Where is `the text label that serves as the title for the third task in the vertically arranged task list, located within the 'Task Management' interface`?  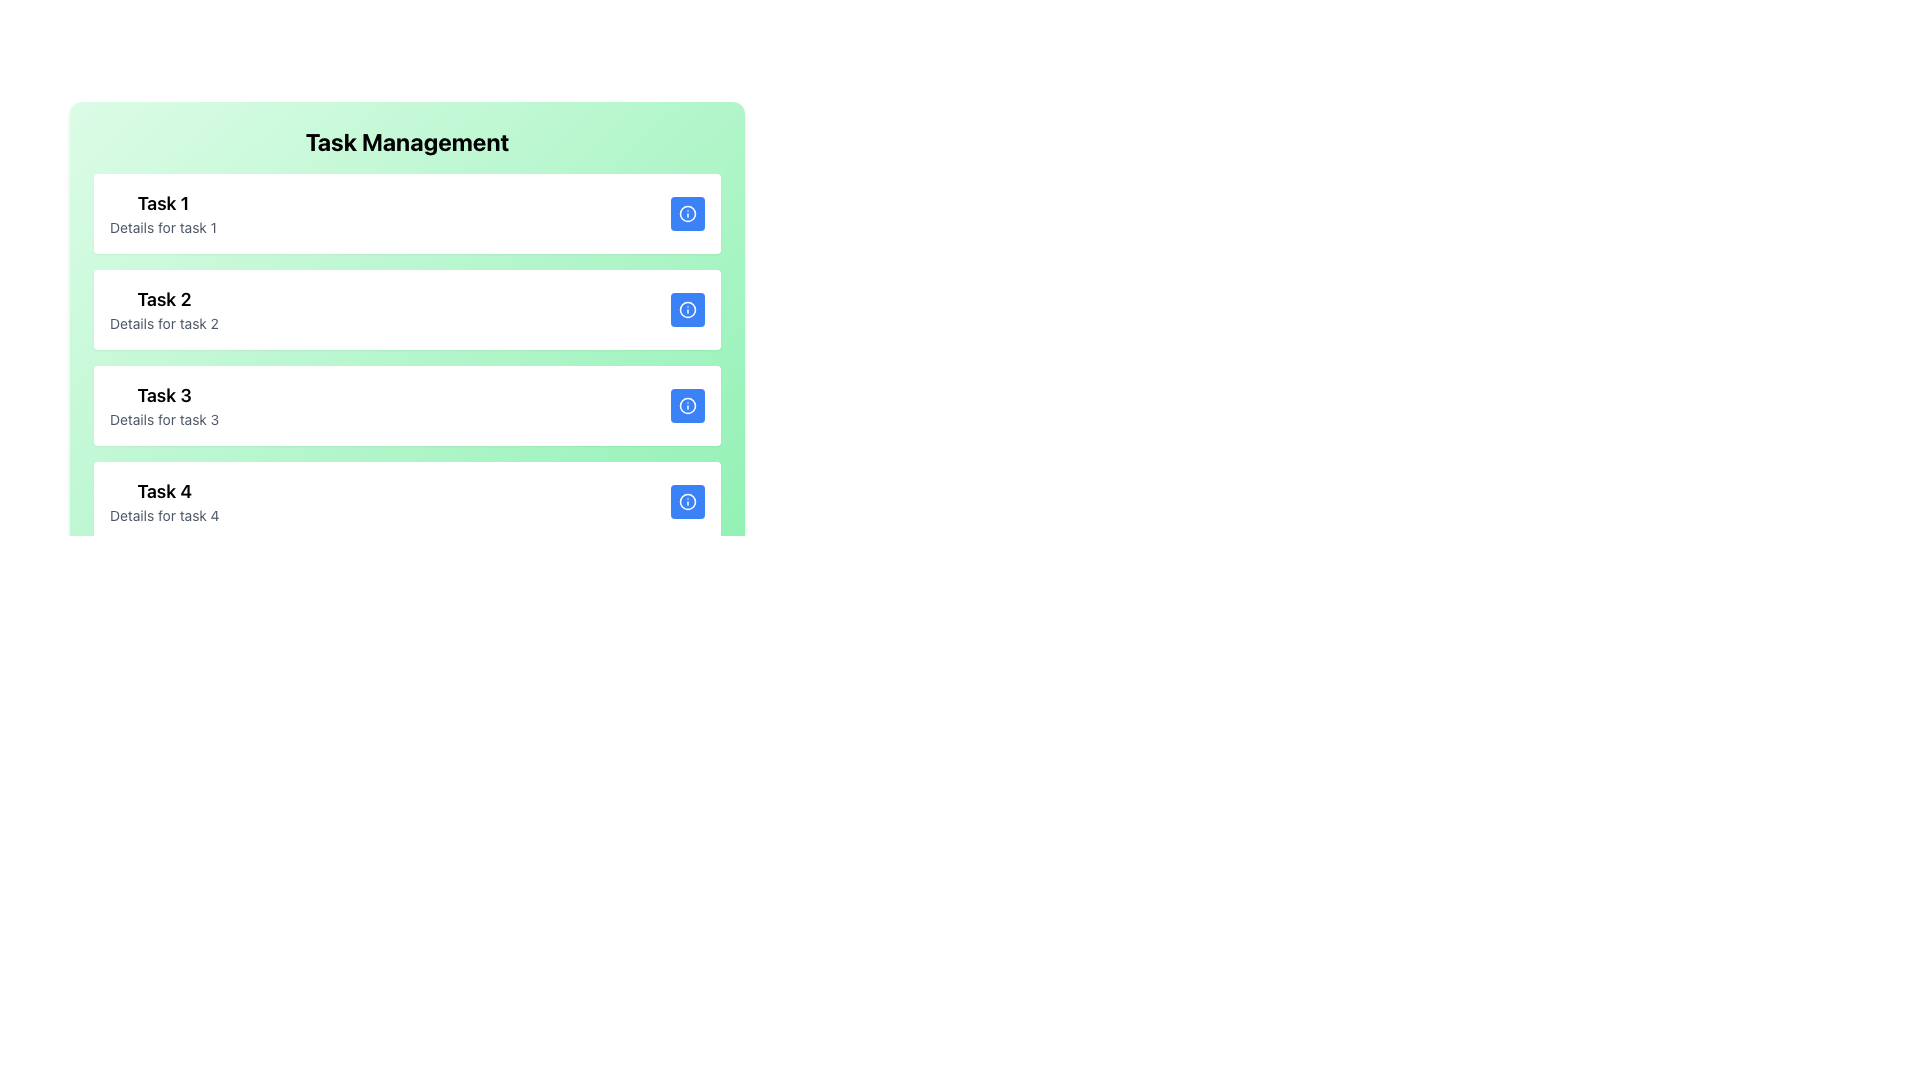
the text label that serves as the title for the third task in the vertically arranged task list, located within the 'Task Management' interface is located at coordinates (164, 396).